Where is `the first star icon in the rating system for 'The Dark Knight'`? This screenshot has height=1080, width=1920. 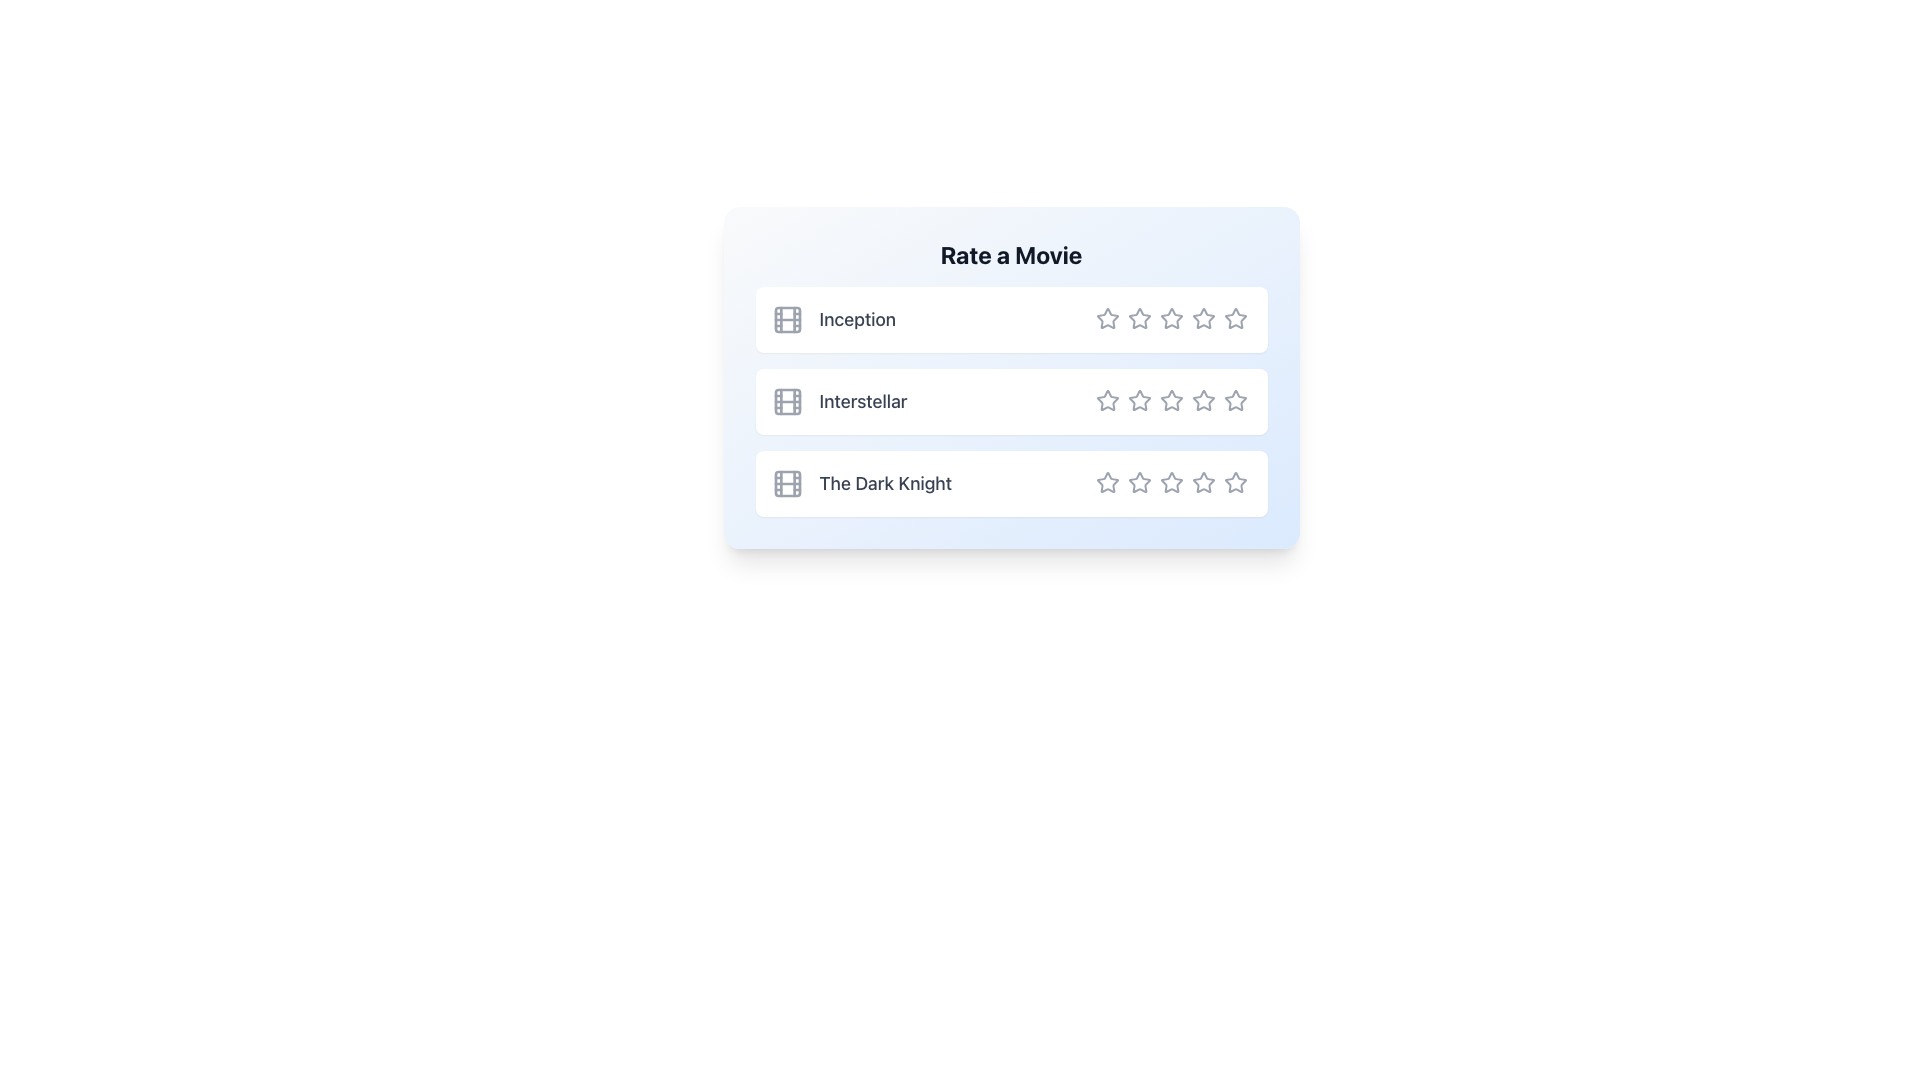 the first star icon in the rating system for 'The Dark Knight' is located at coordinates (1106, 482).